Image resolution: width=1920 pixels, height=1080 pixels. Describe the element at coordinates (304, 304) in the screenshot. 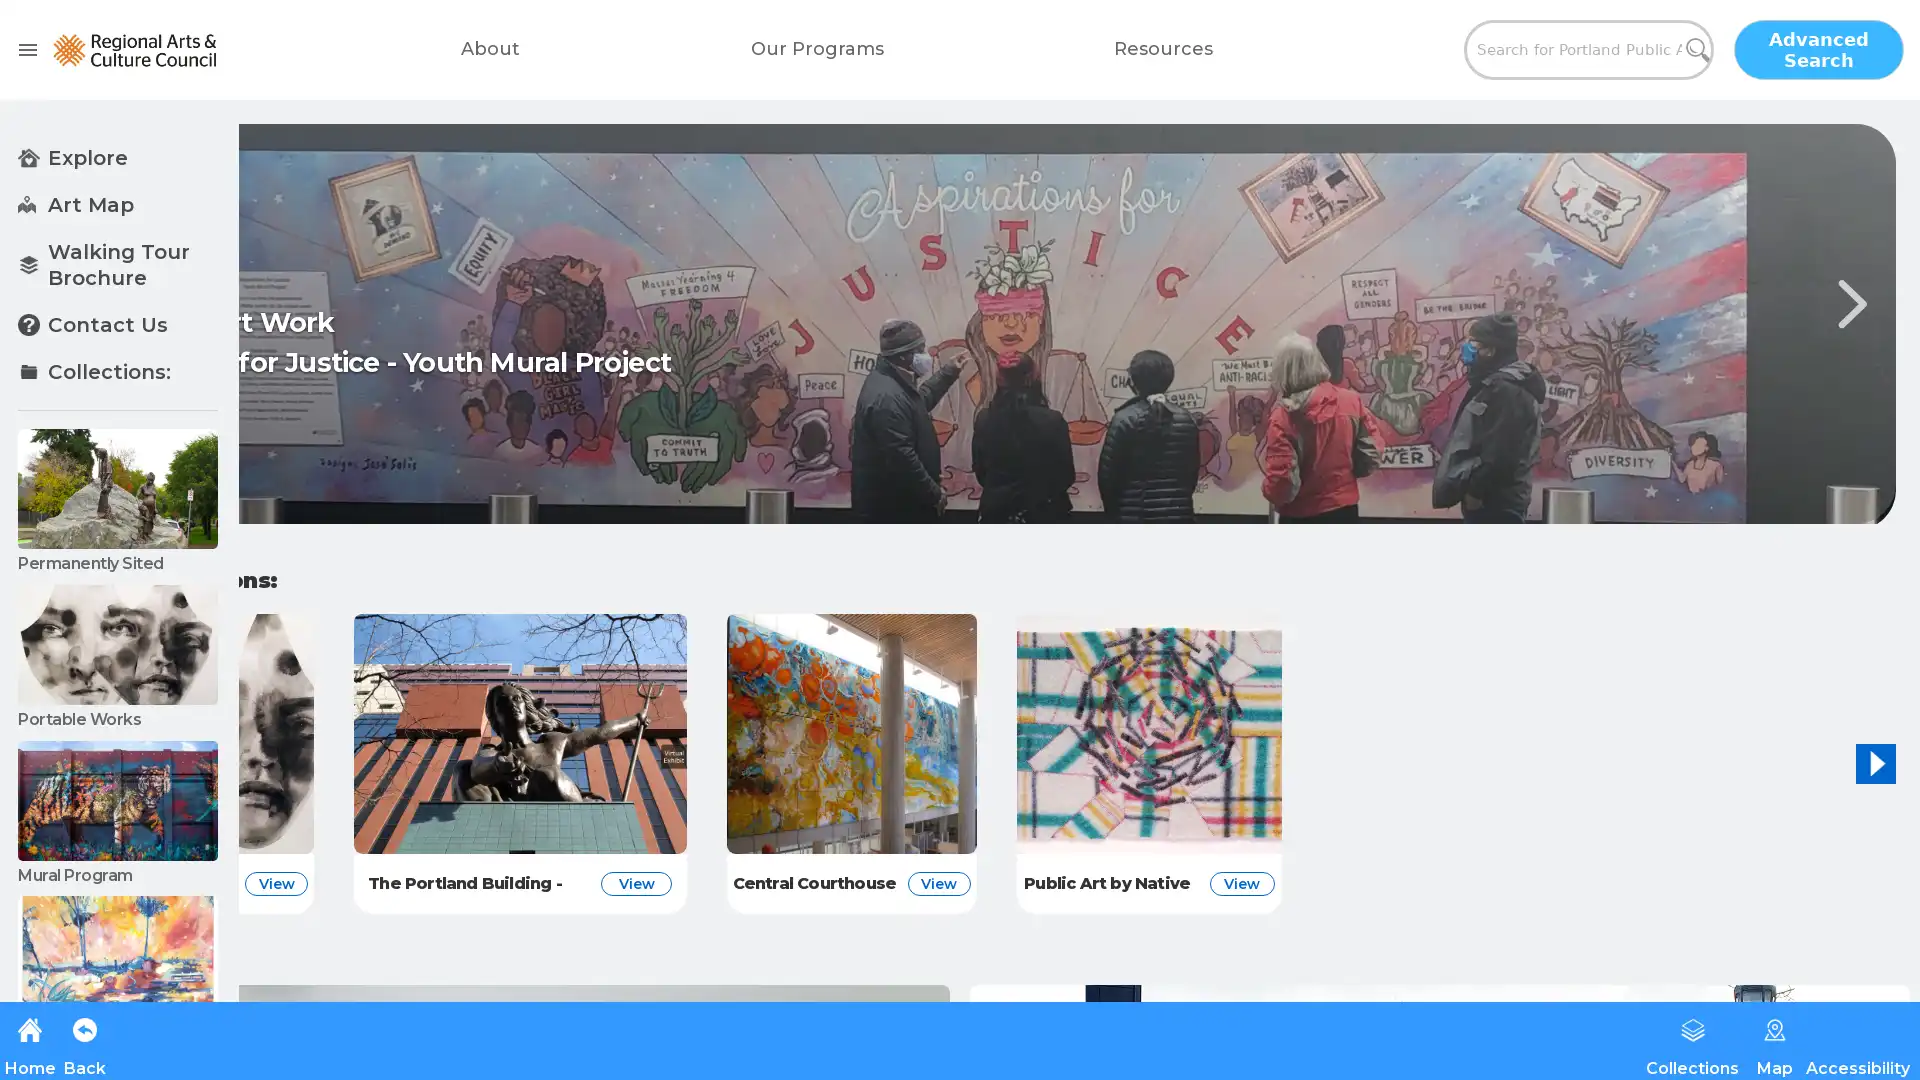

I see `Previous` at that location.